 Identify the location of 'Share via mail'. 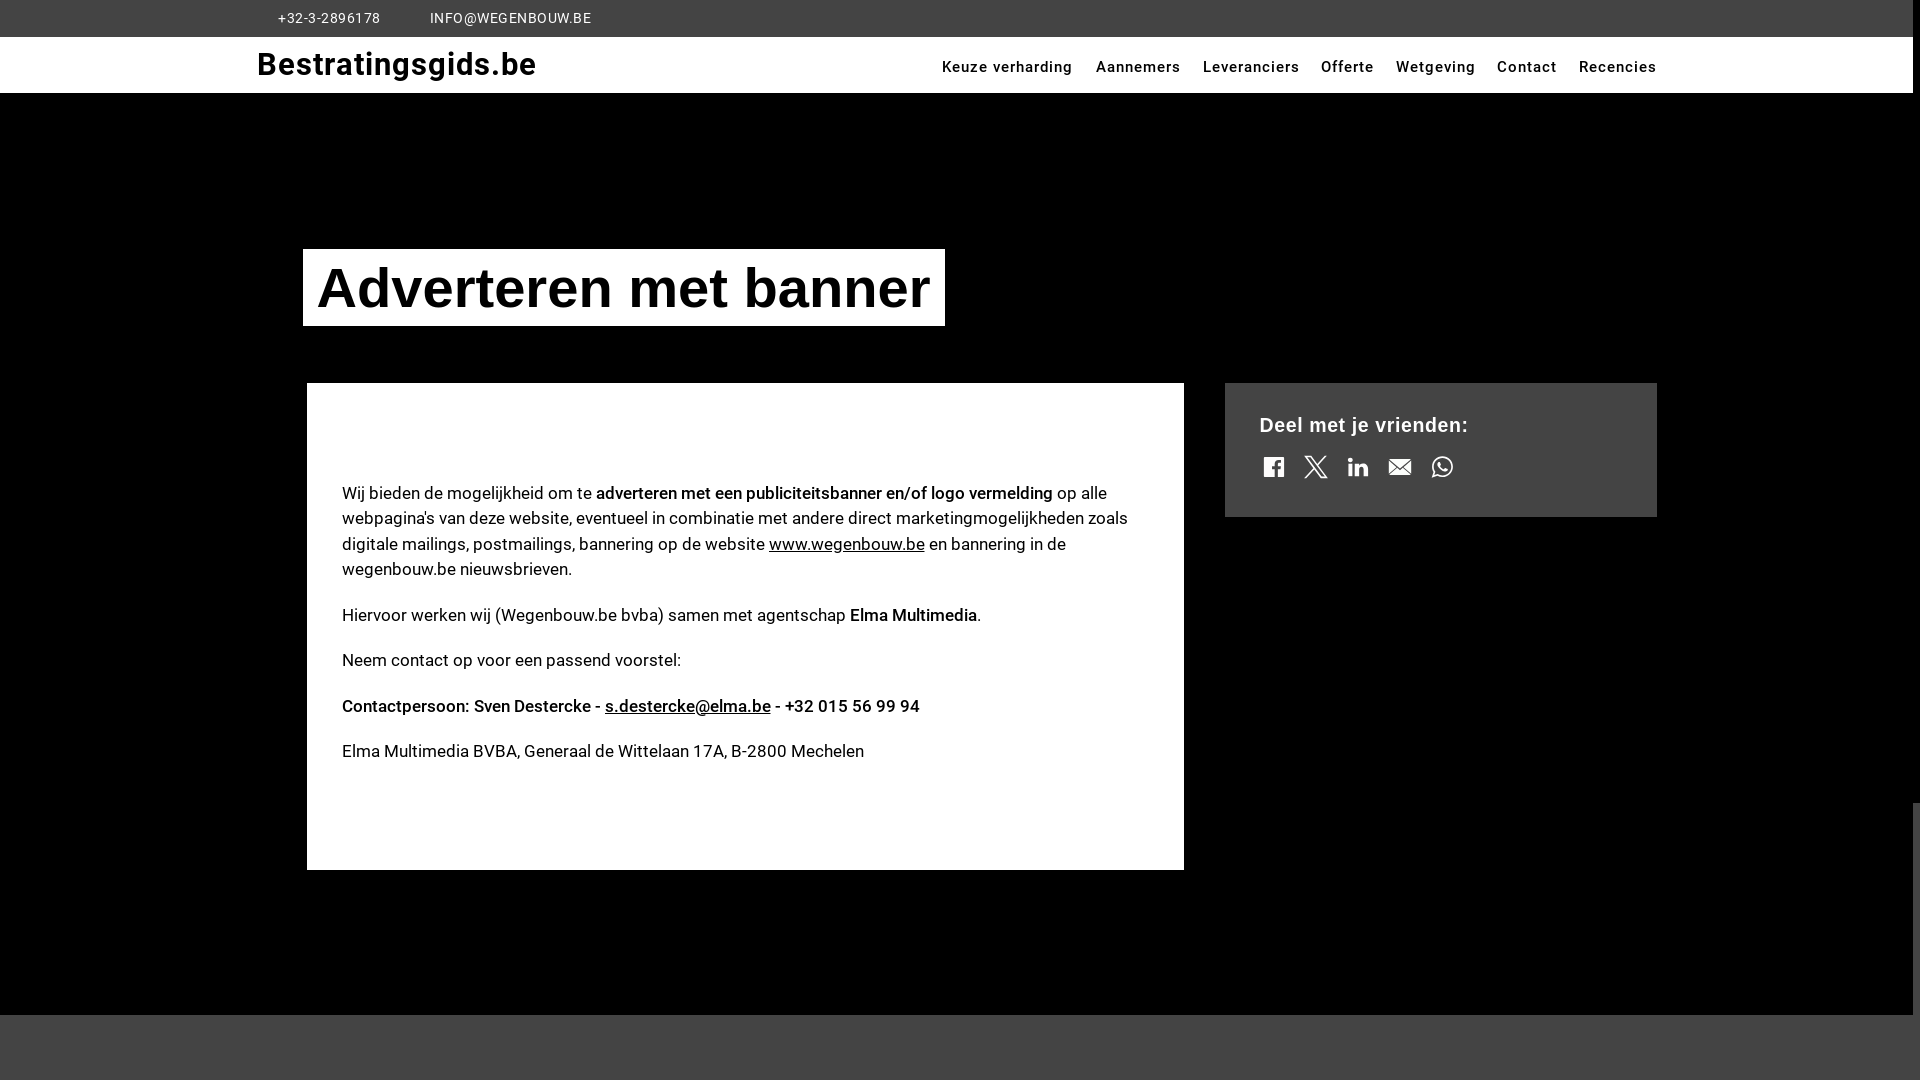
(1399, 466).